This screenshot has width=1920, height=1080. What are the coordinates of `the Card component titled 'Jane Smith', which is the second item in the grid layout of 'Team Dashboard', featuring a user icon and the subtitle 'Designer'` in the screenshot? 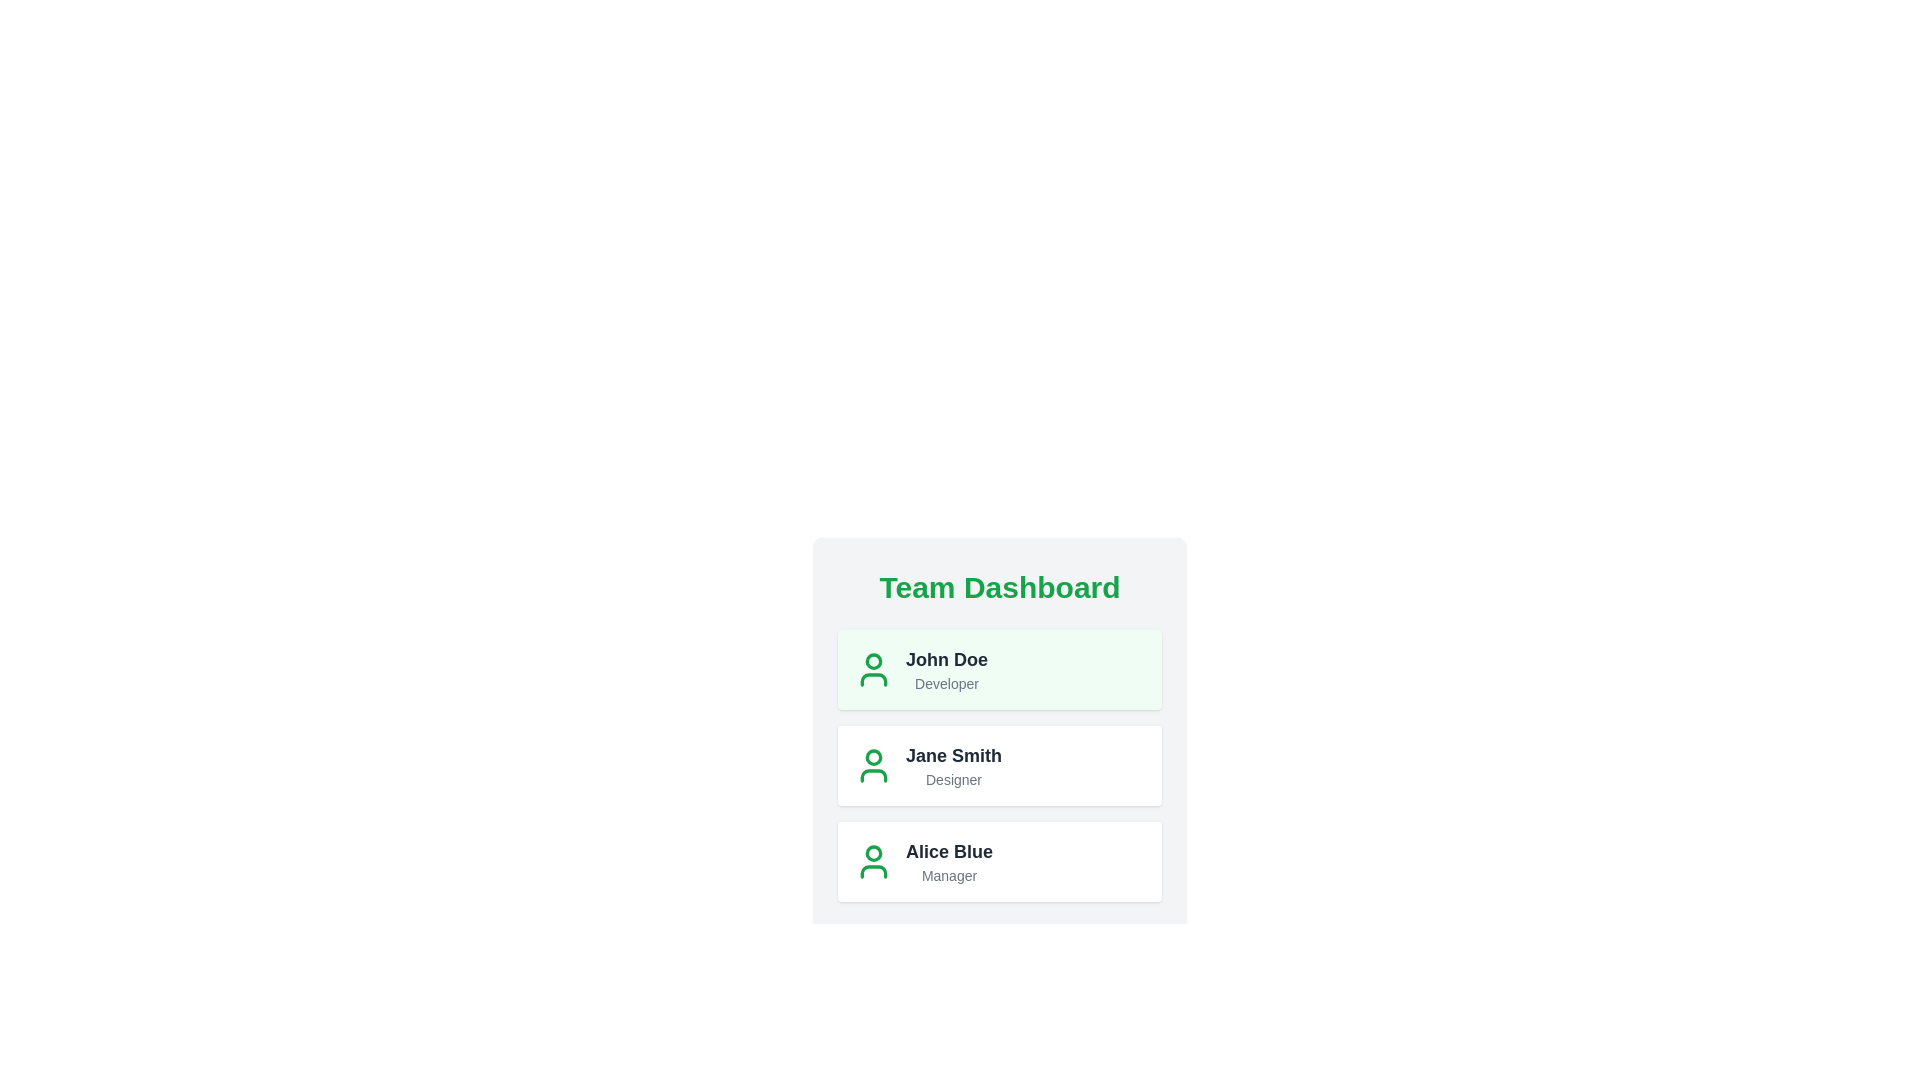 It's located at (999, 765).